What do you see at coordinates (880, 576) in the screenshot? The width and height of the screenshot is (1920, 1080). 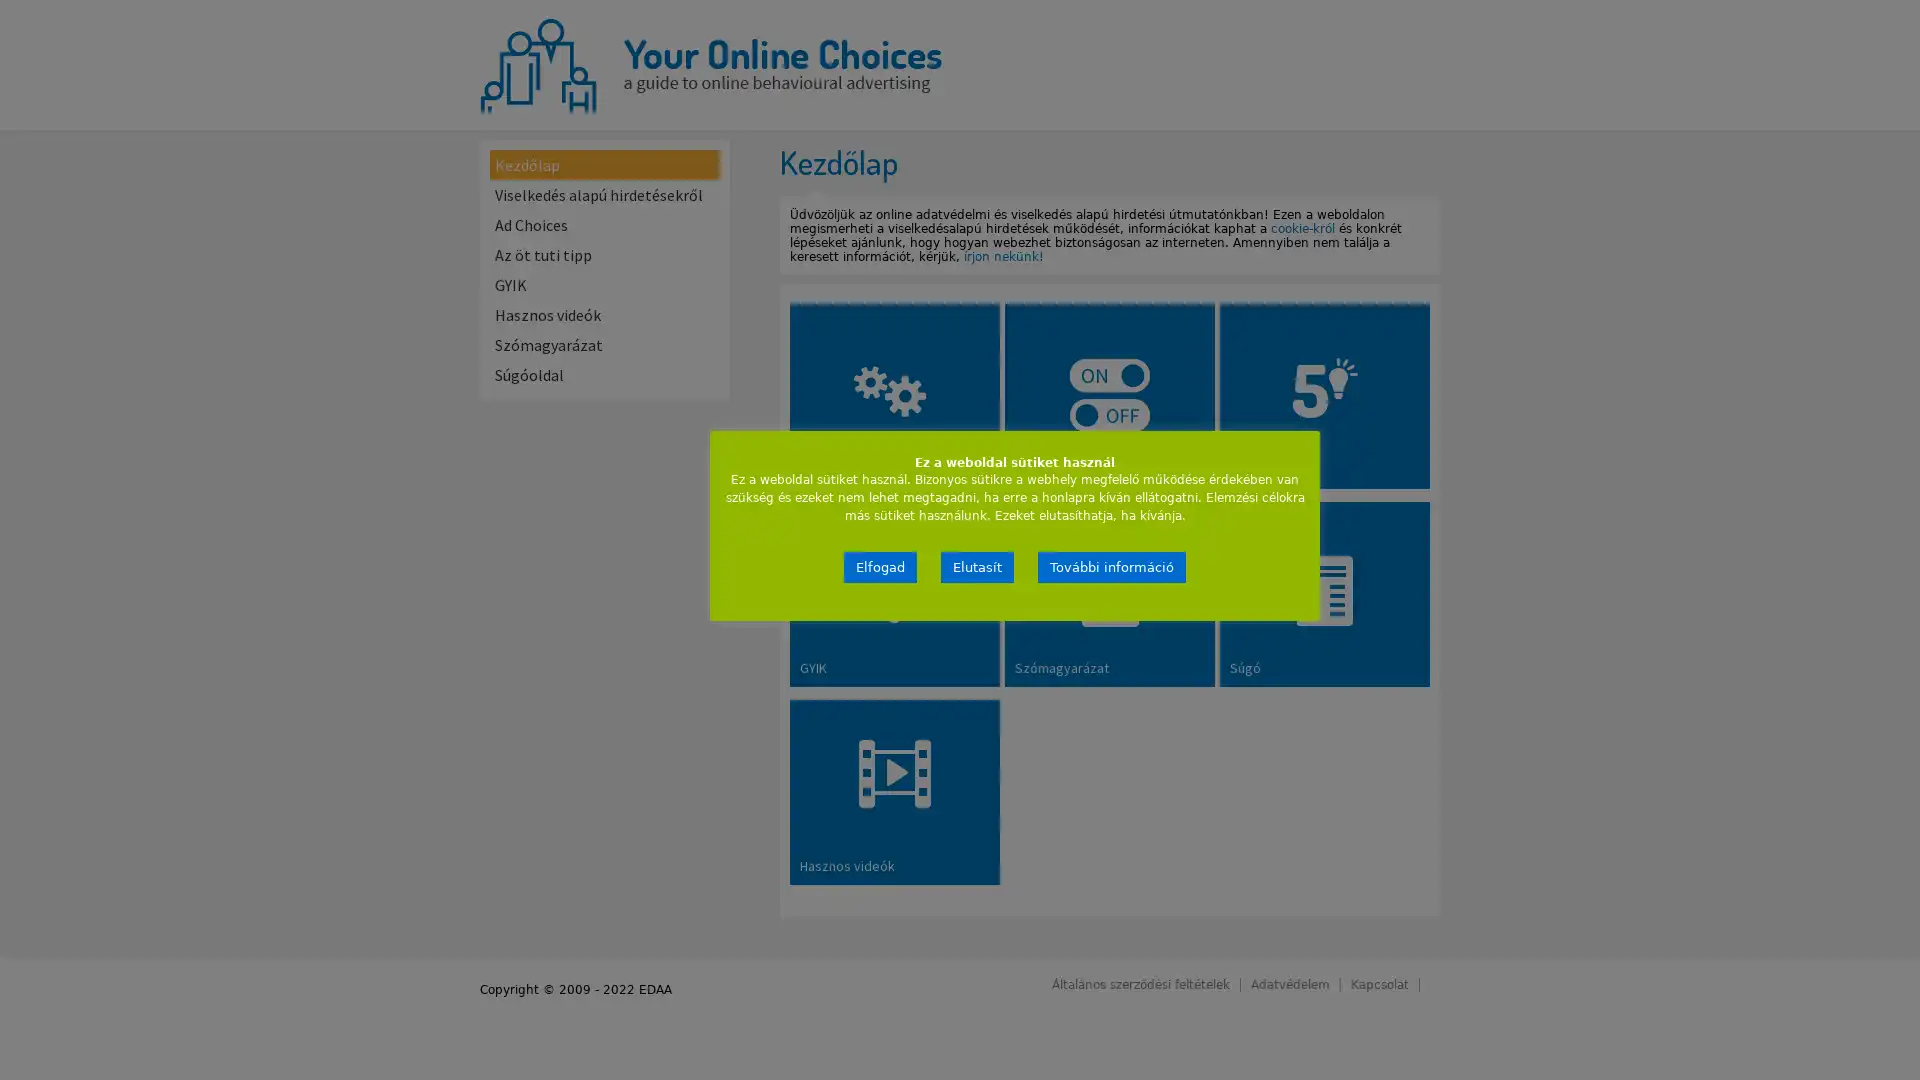 I see `Elfogad` at bounding box center [880, 576].